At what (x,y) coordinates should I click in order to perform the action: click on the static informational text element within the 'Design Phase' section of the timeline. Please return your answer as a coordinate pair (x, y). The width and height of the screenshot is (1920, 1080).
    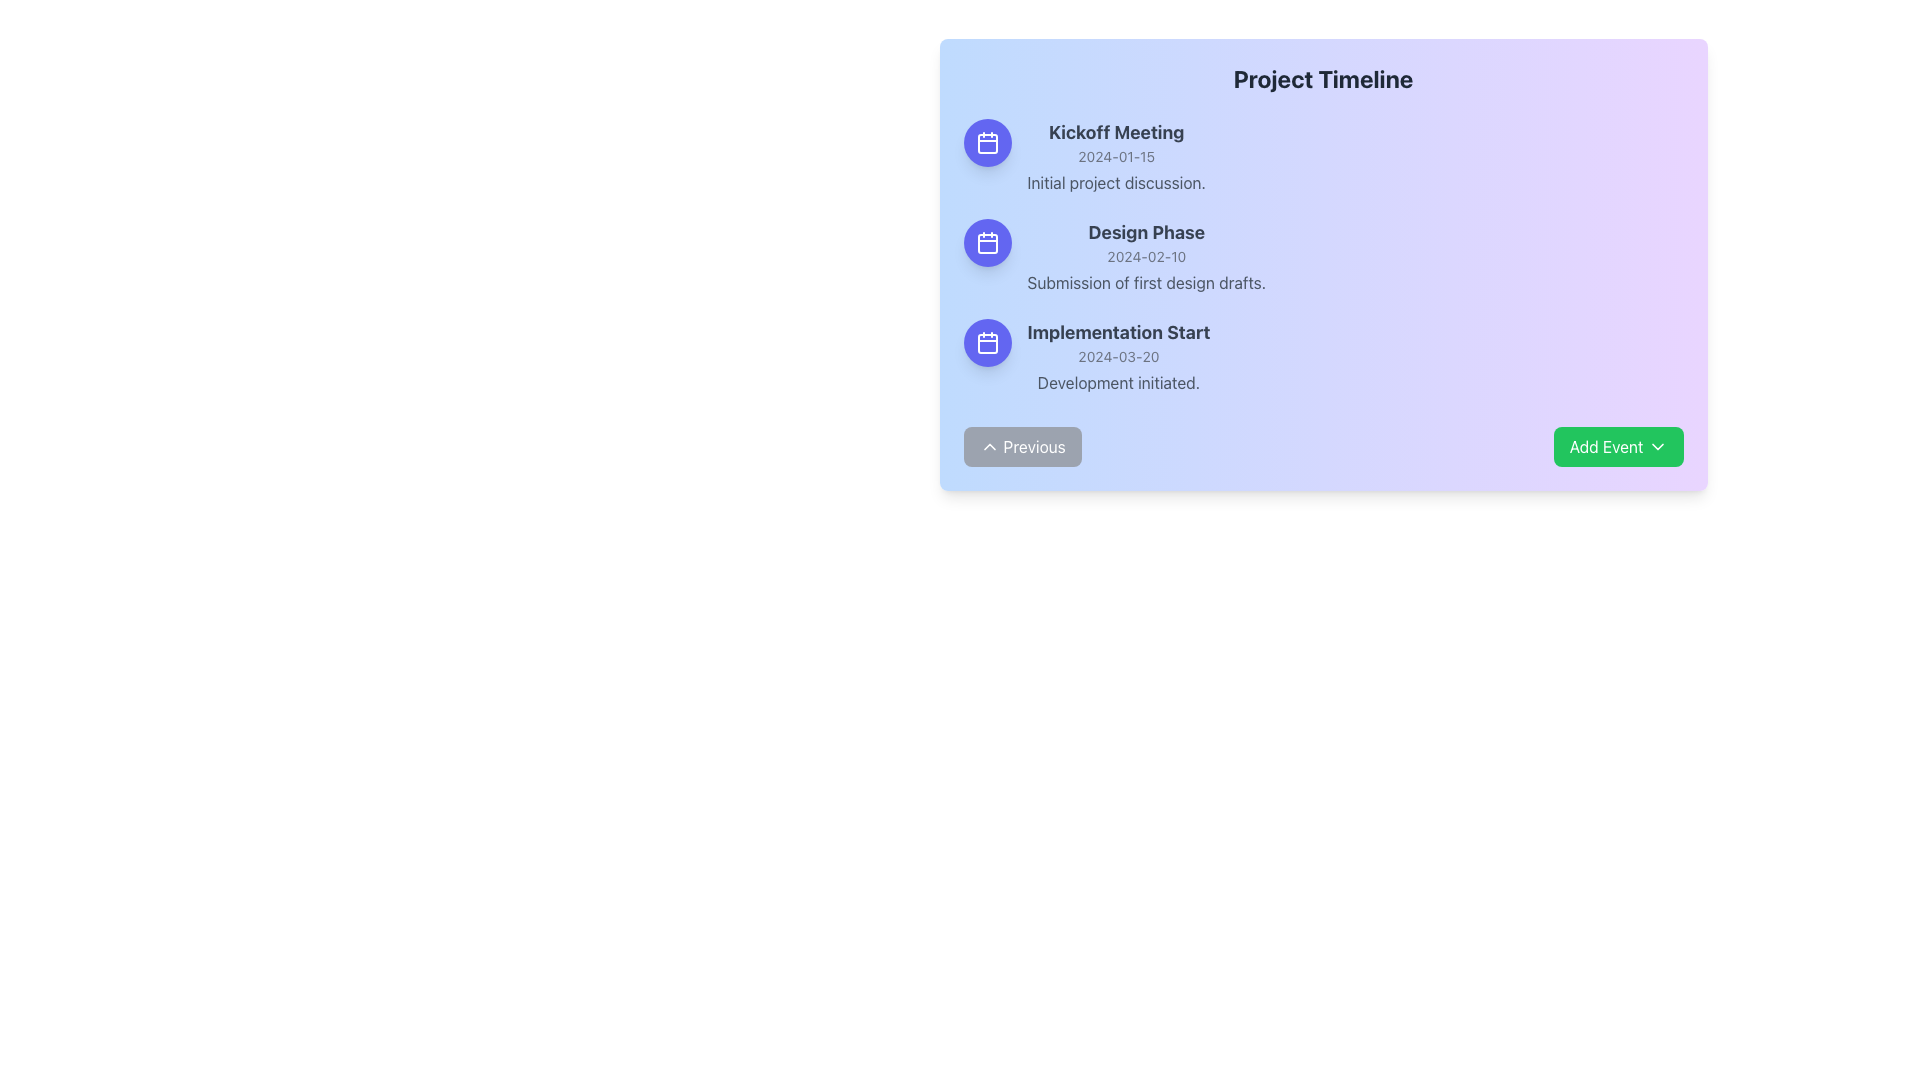
    Looking at the image, I should click on (1146, 282).